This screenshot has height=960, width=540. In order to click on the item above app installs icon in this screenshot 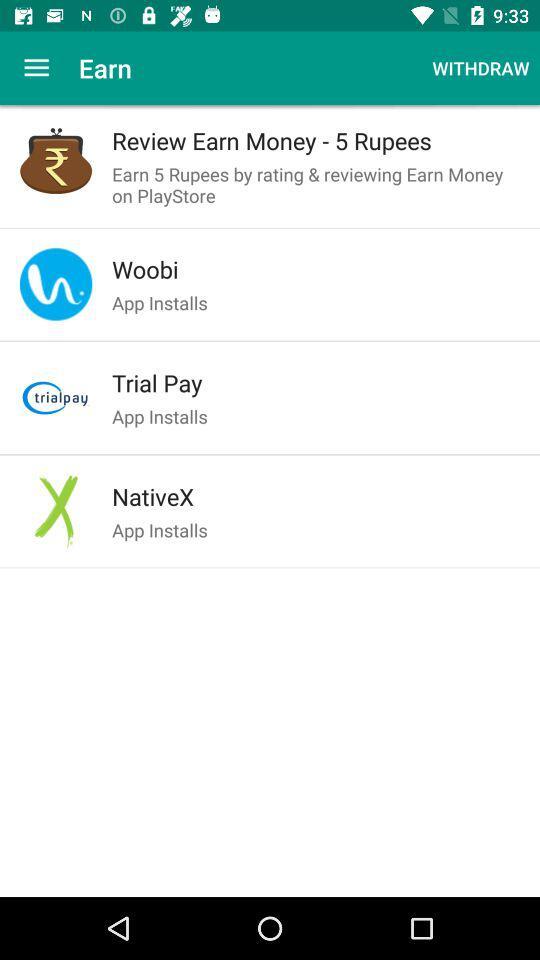, I will do `click(316, 382)`.